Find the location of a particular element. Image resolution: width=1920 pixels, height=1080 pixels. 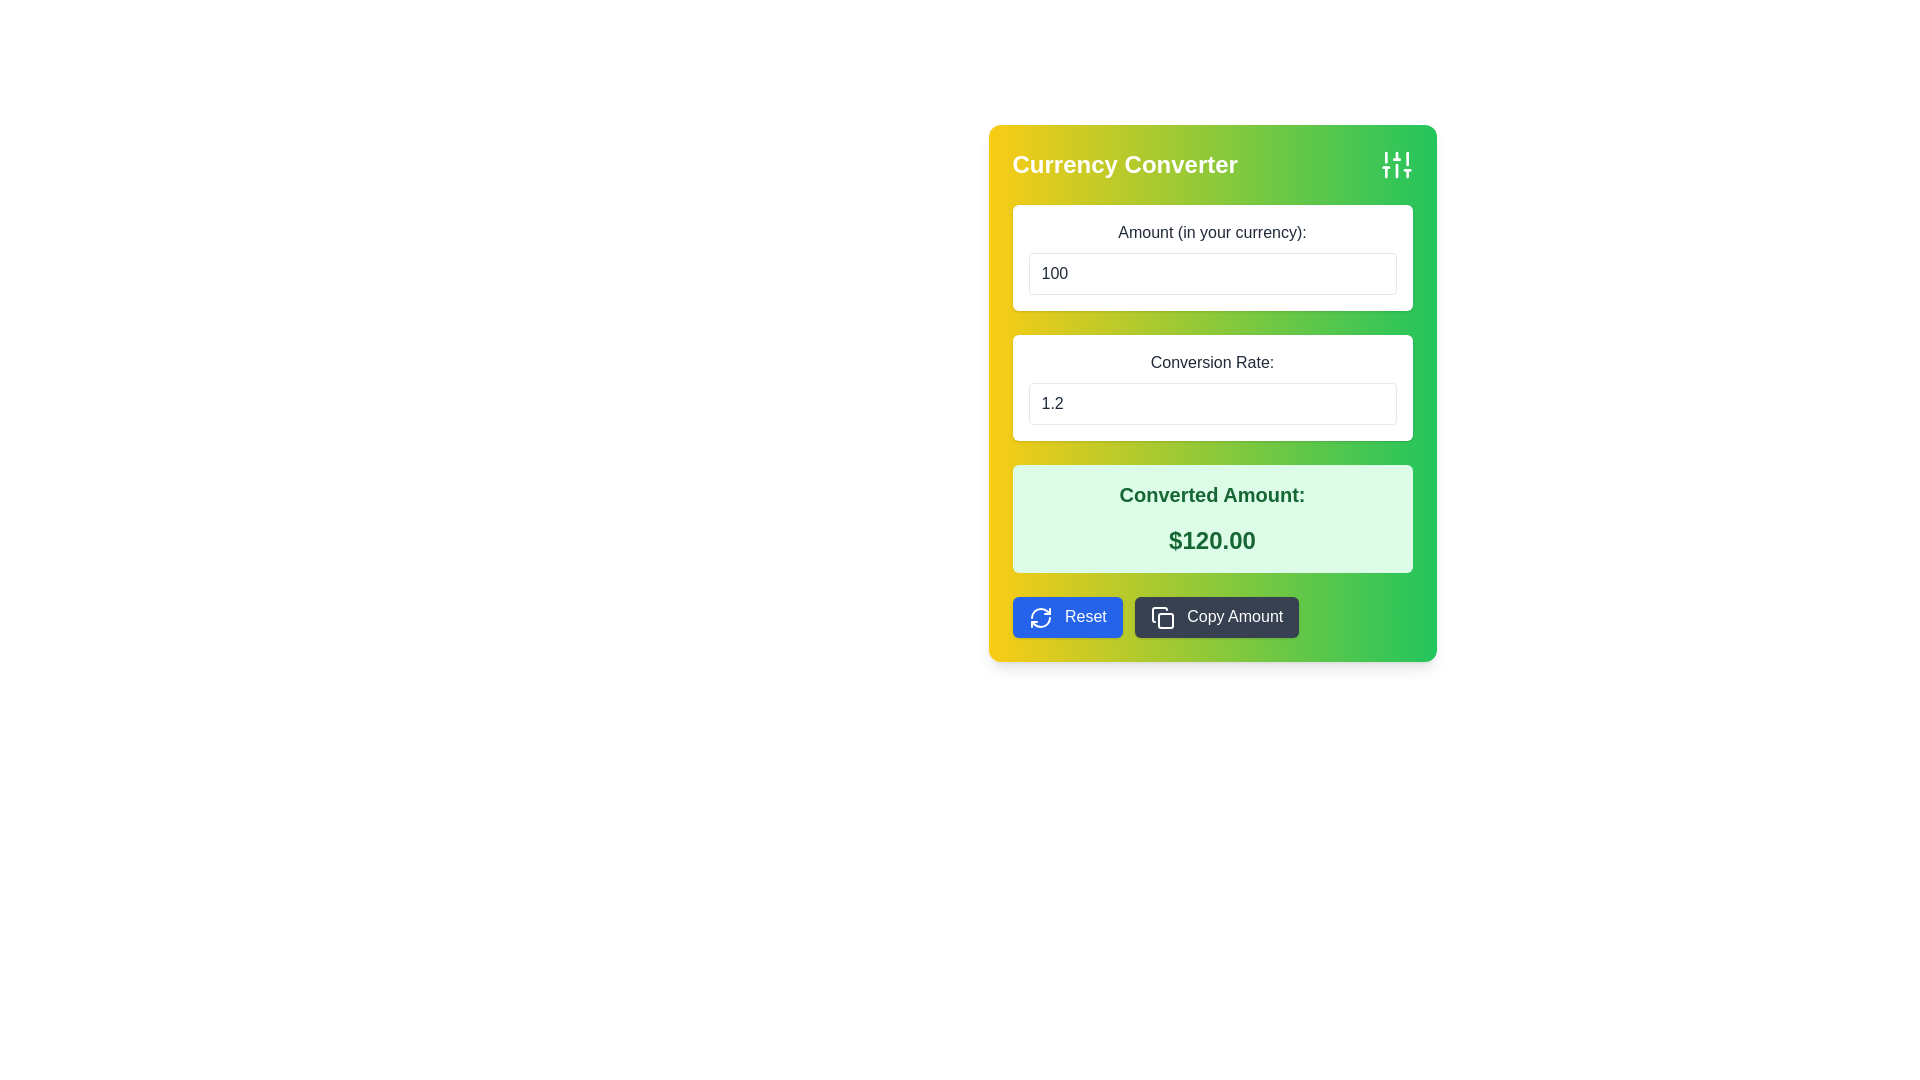

the 'Copy' button located at the bottom of the 'Currency Converter' card interface, which allows users to copy the converted currency amount to the clipboard for tooltip or visual feedback is located at coordinates (1211, 616).